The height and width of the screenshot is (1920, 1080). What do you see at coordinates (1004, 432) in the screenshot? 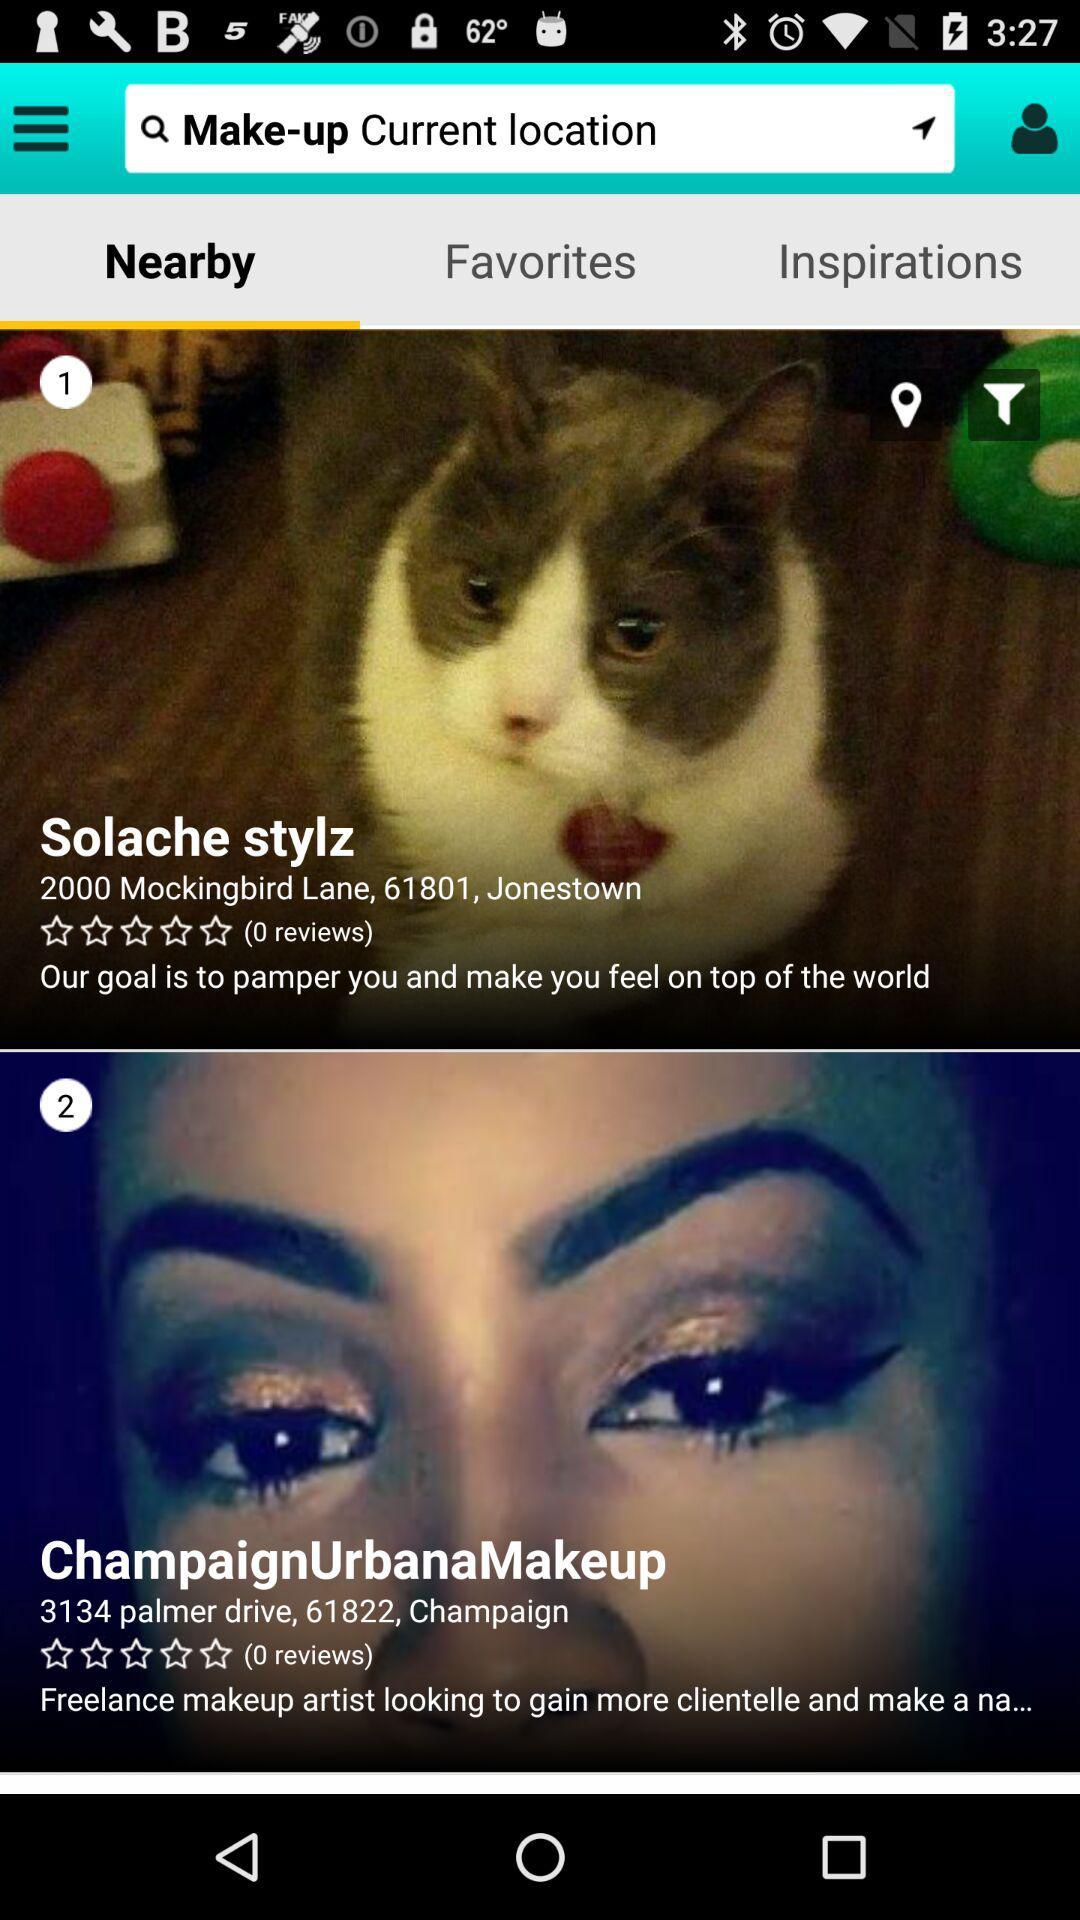
I see `the filter icon` at bounding box center [1004, 432].